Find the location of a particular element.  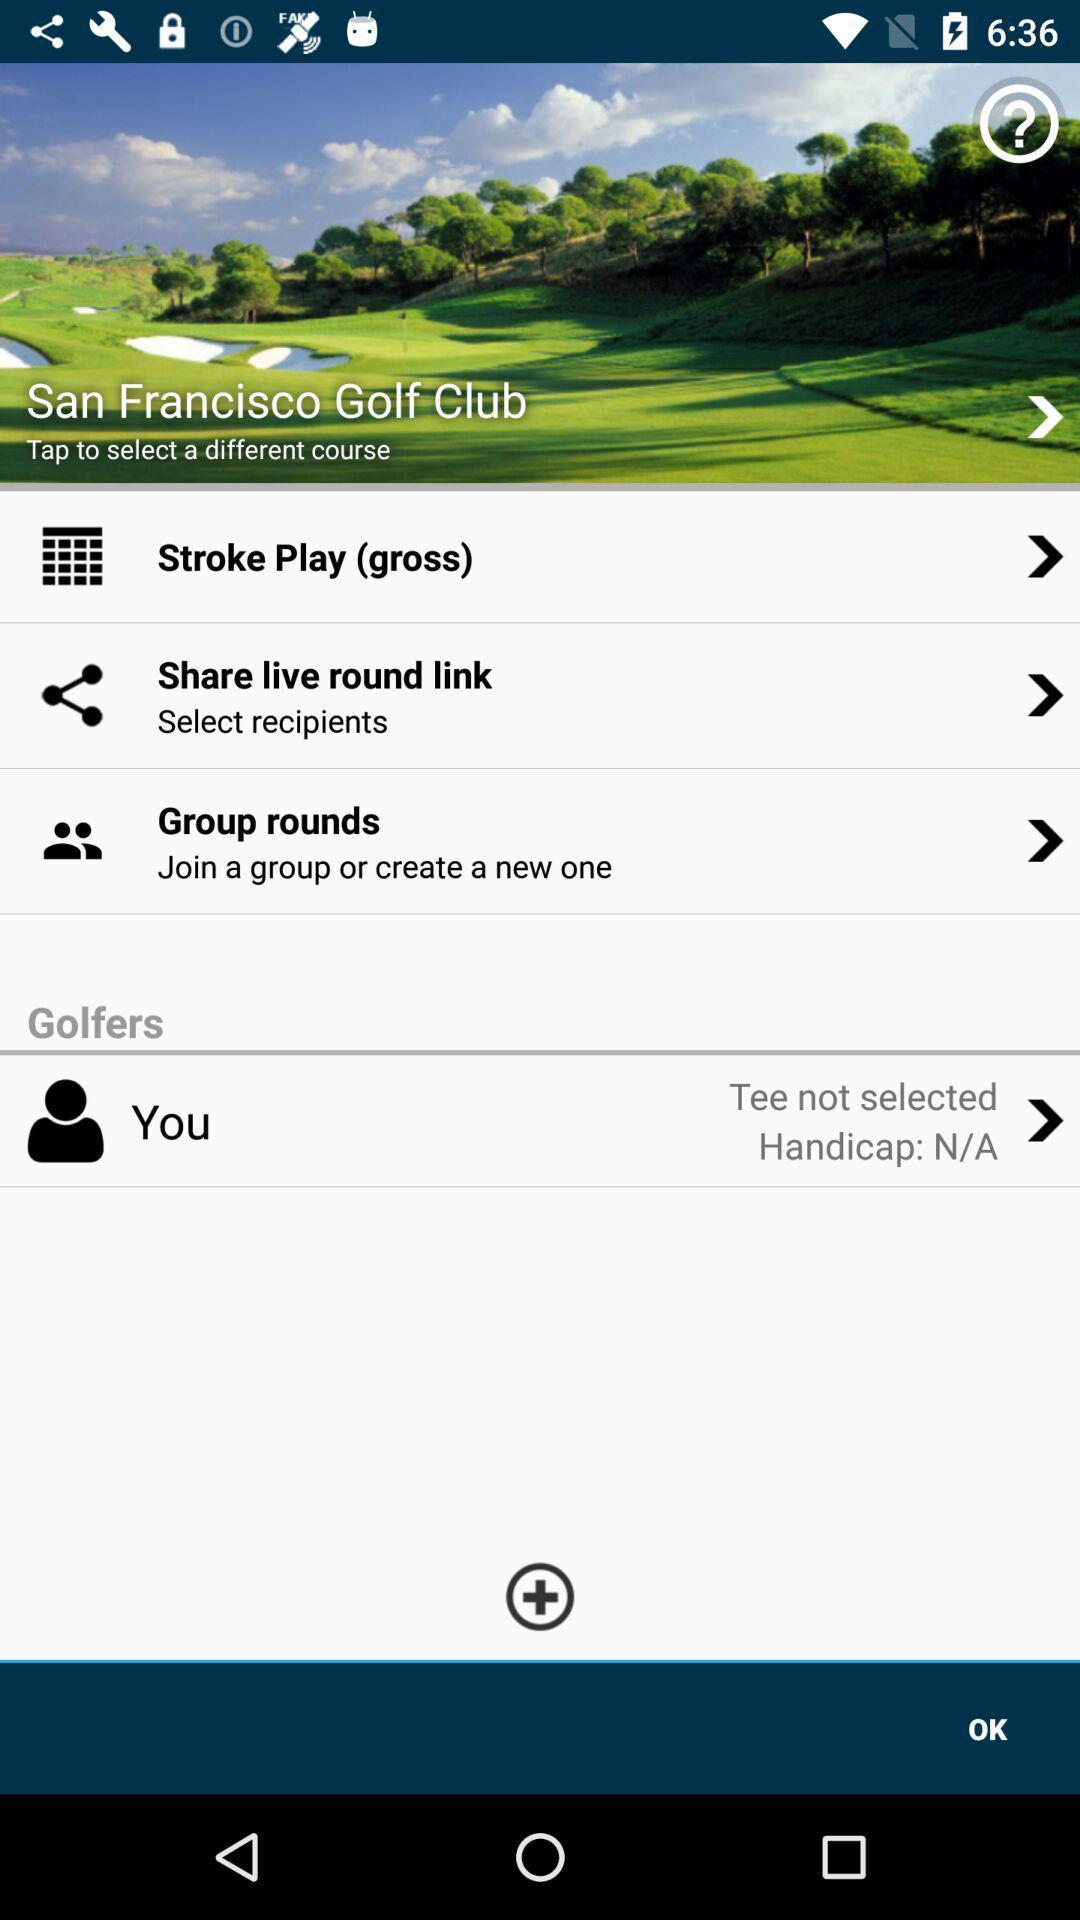

the help icon is located at coordinates (1019, 122).